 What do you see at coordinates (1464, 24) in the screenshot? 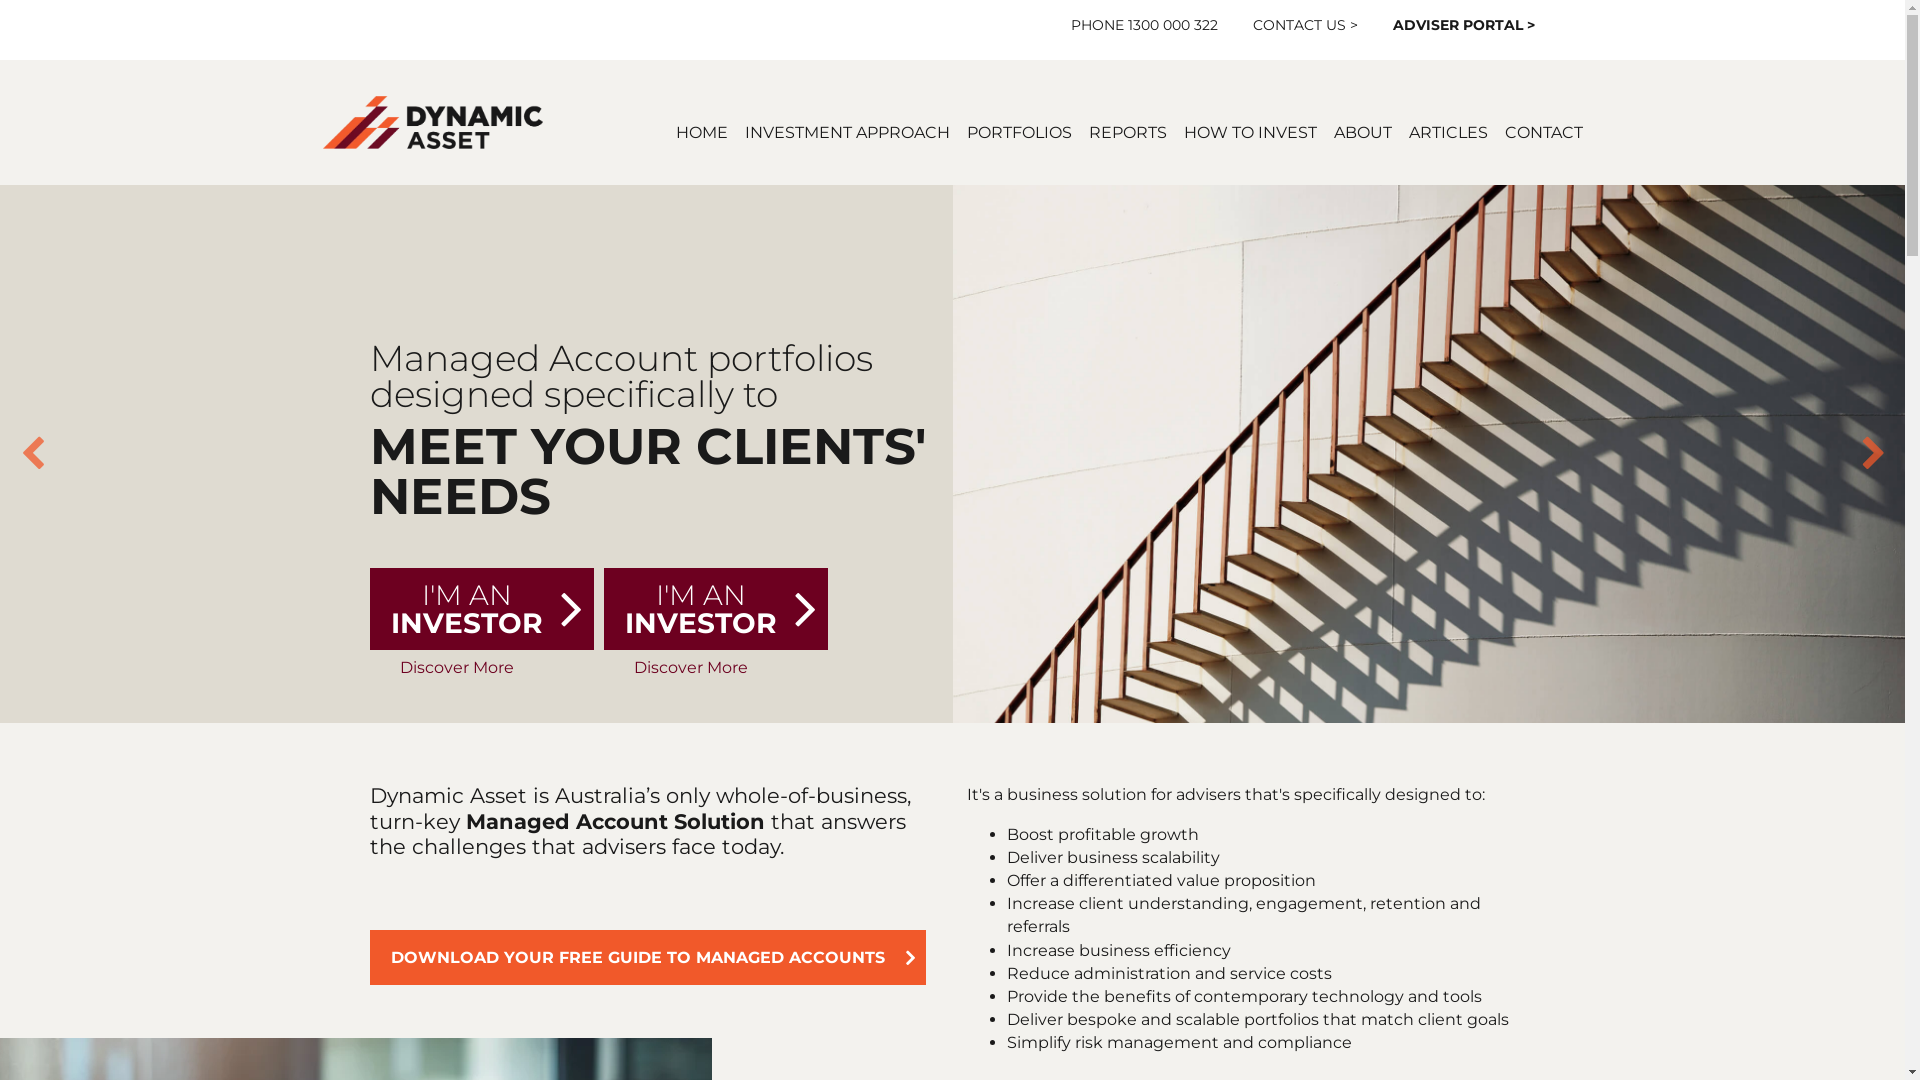
I see `'ADVISER PORTAL >'` at bounding box center [1464, 24].